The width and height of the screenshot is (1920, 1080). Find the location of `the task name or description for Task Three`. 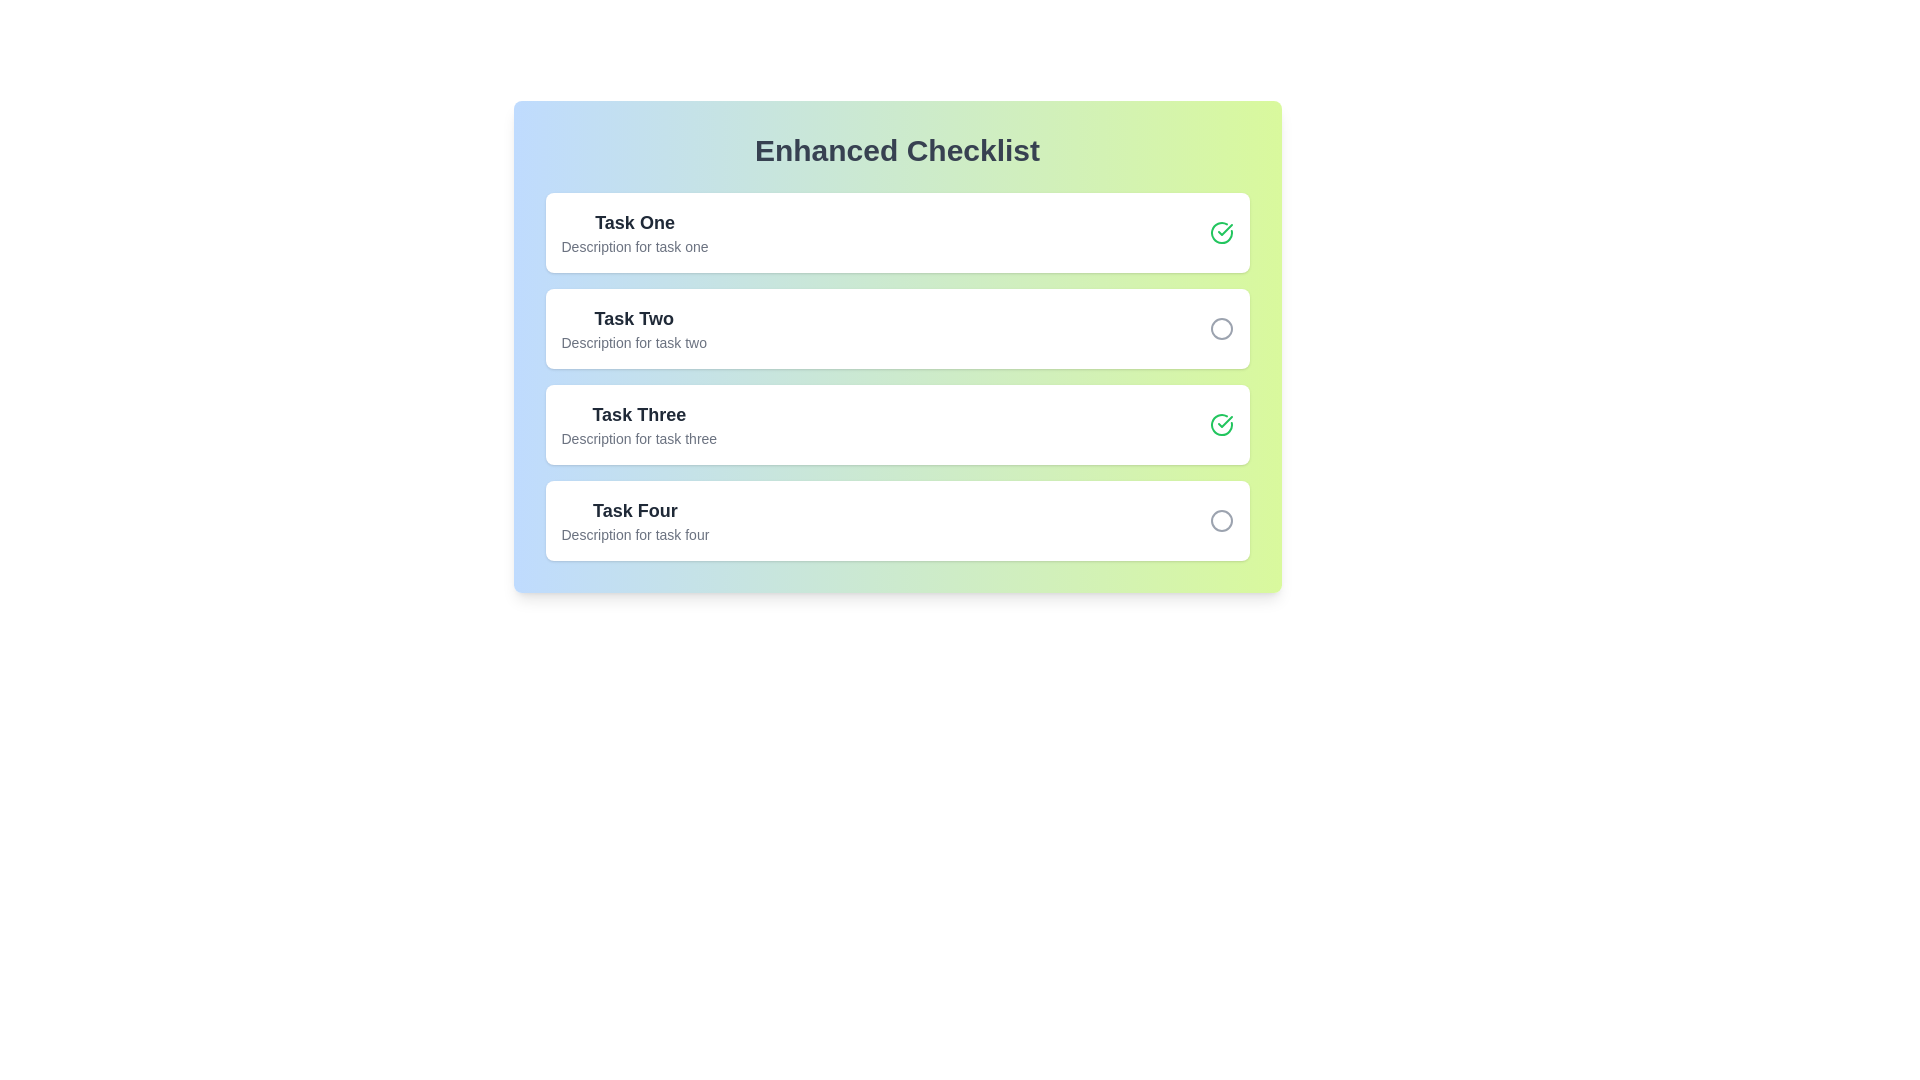

the task name or description for Task Three is located at coordinates (637, 414).